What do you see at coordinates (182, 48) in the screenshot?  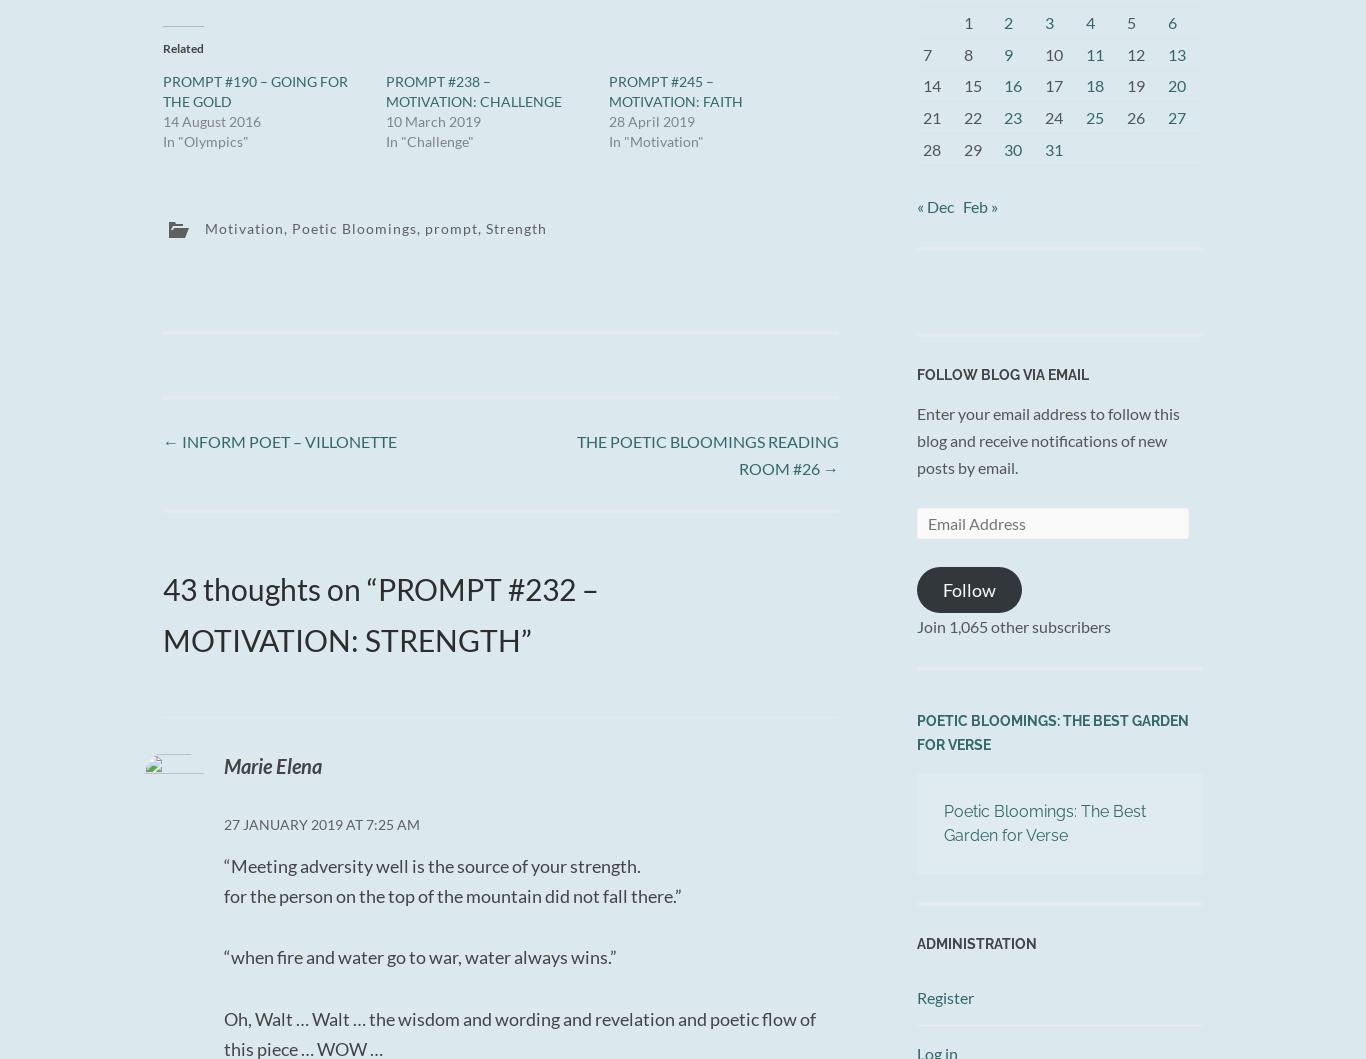 I see `'Related'` at bounding box center [182, 48].